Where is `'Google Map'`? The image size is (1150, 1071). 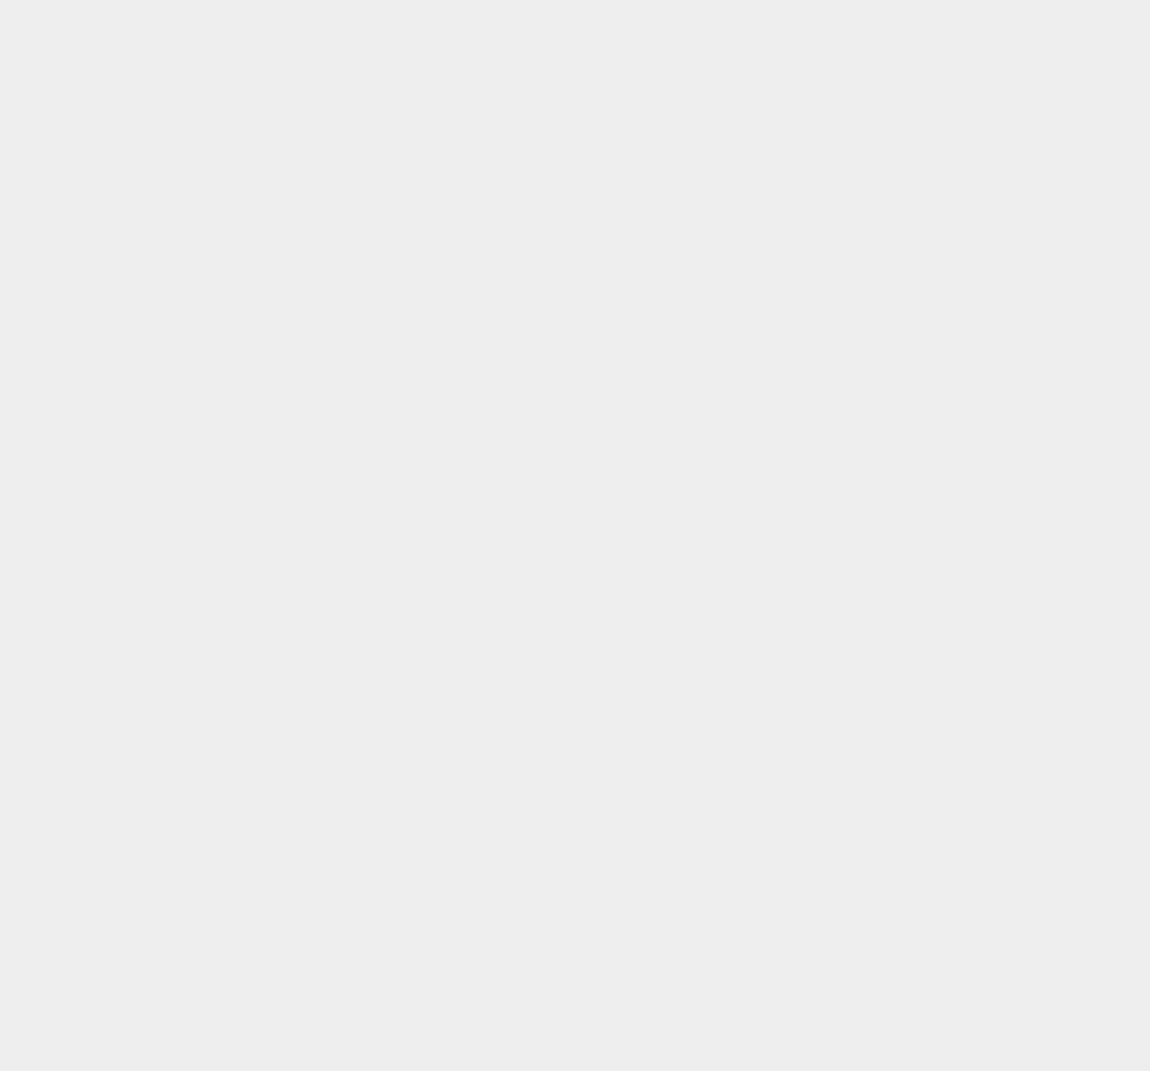
'Google Map' is located at coordinates (849, 16).